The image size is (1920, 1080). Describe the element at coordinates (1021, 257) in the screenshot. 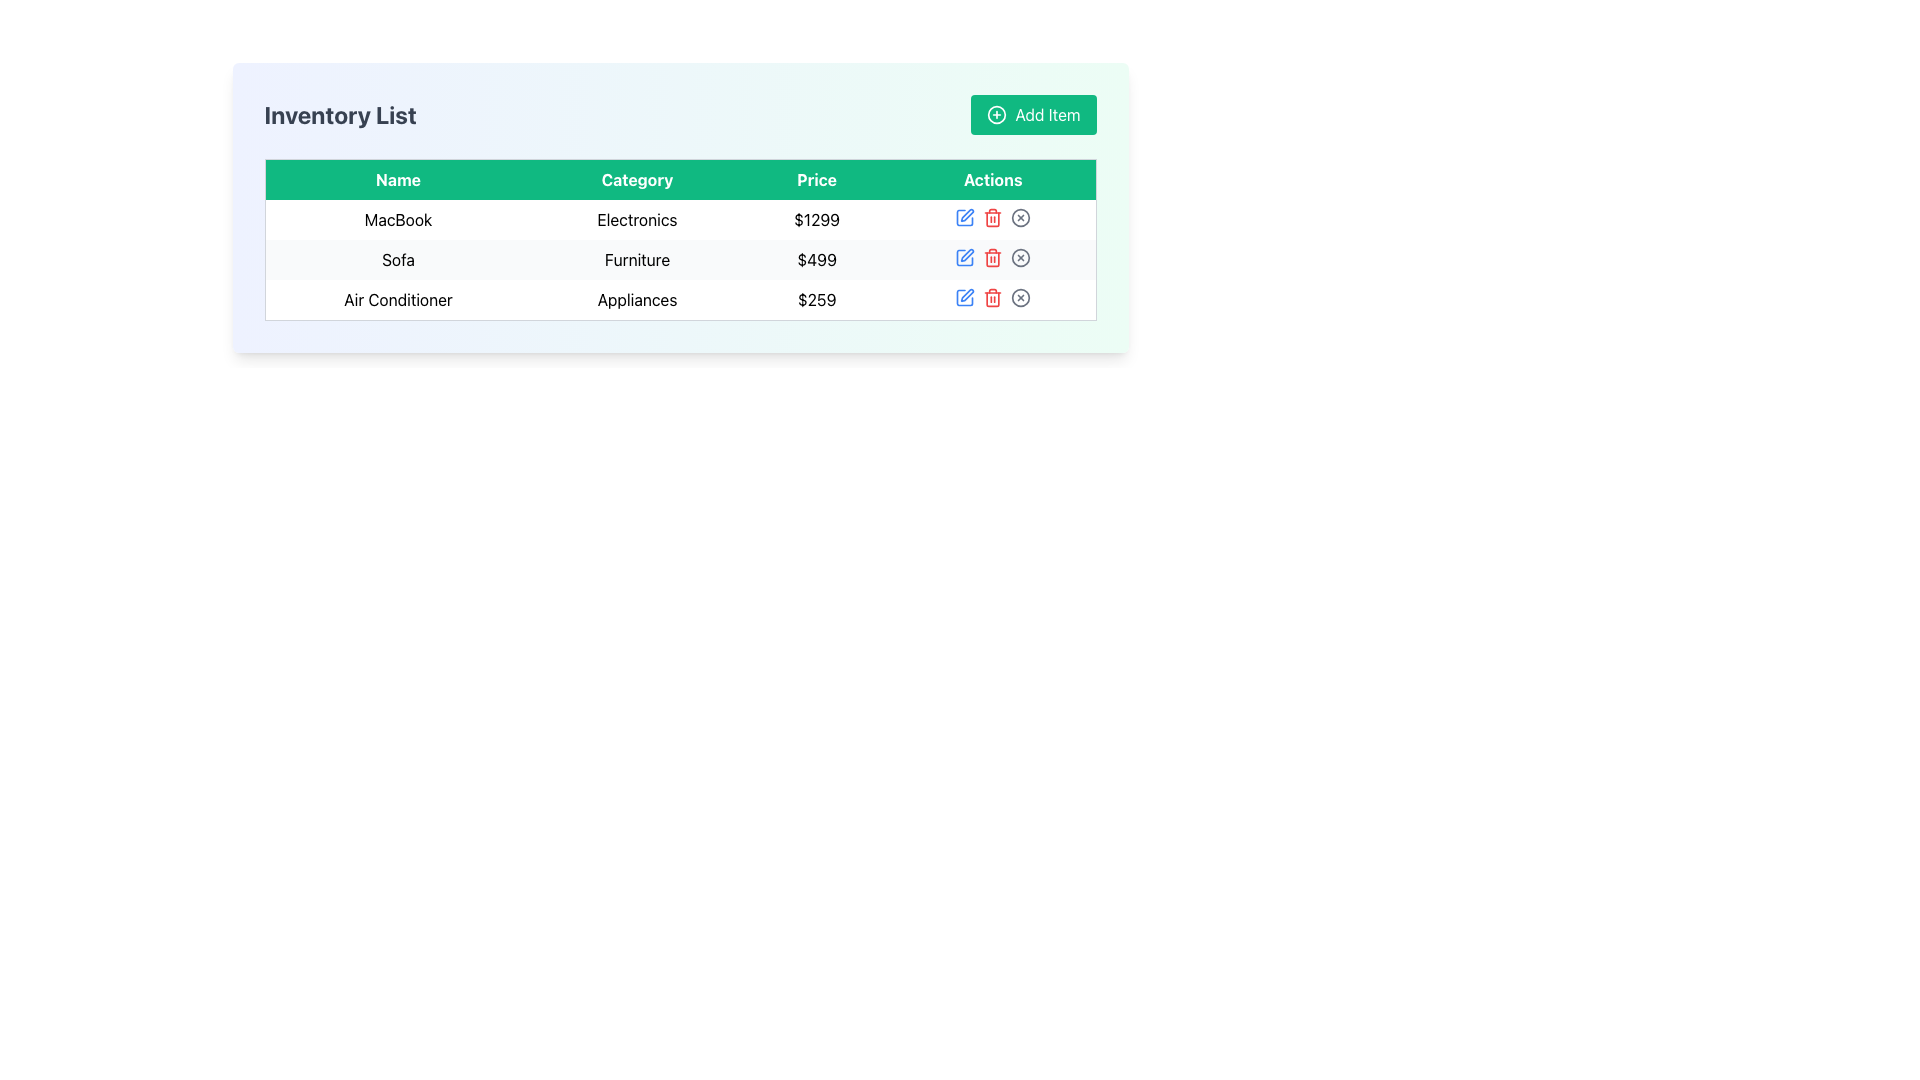

I see `the circular icon button with a cross symbol in the 'Actions' column of the second table row for the item 'Sofa'` at that location.